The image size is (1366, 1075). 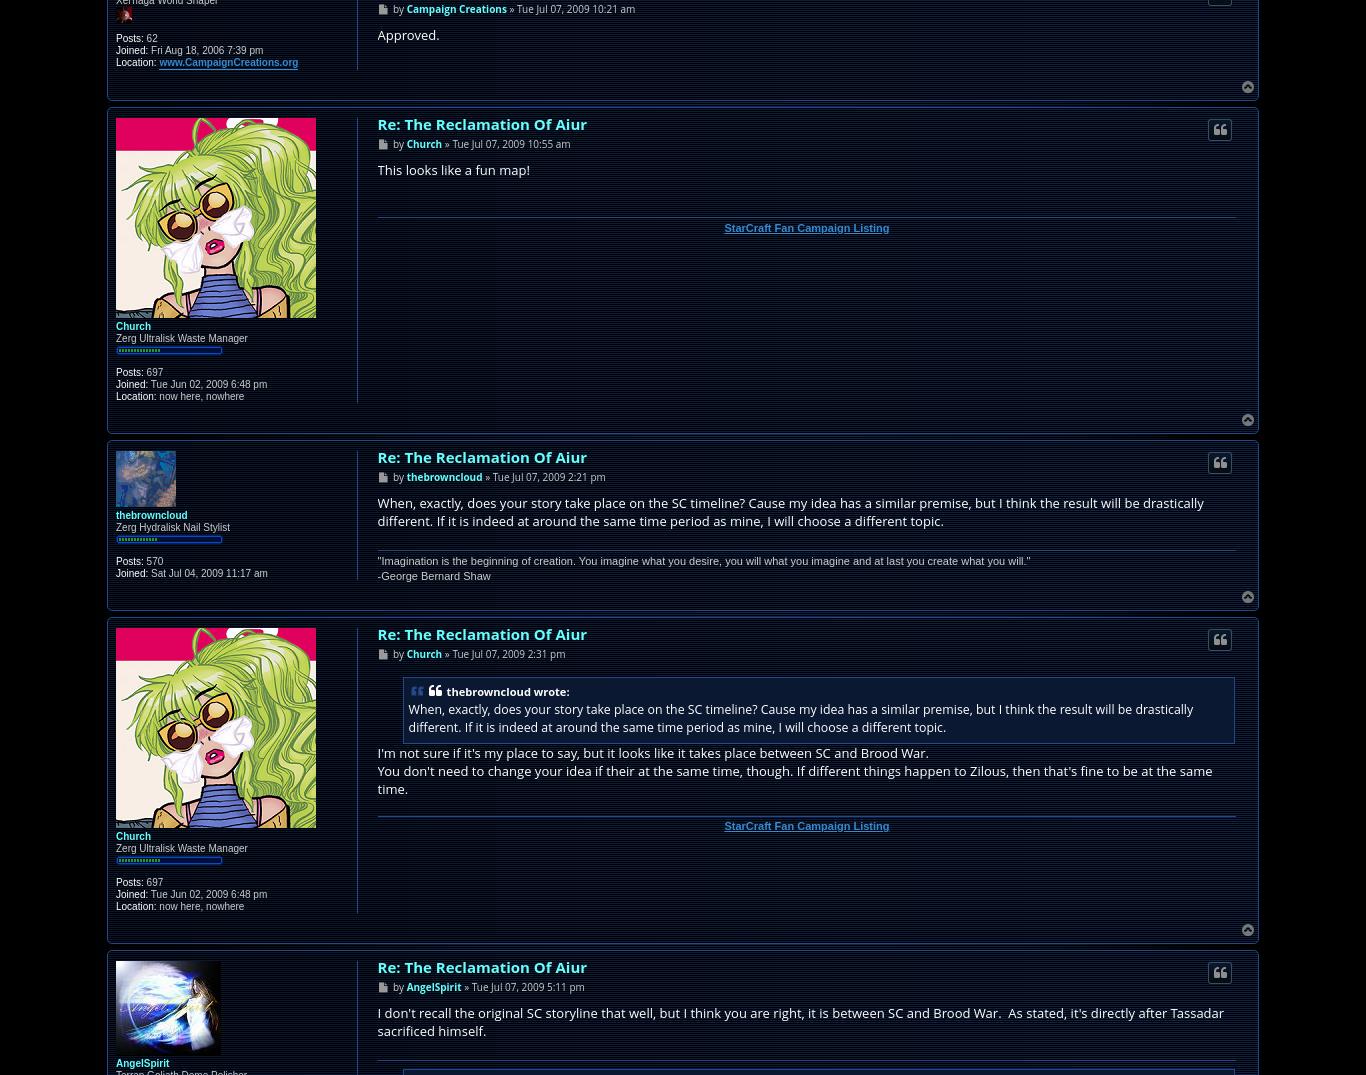 I want to click on 'Tue Jul 07, 2009 2:21 pm', so click(x=548, y=476).